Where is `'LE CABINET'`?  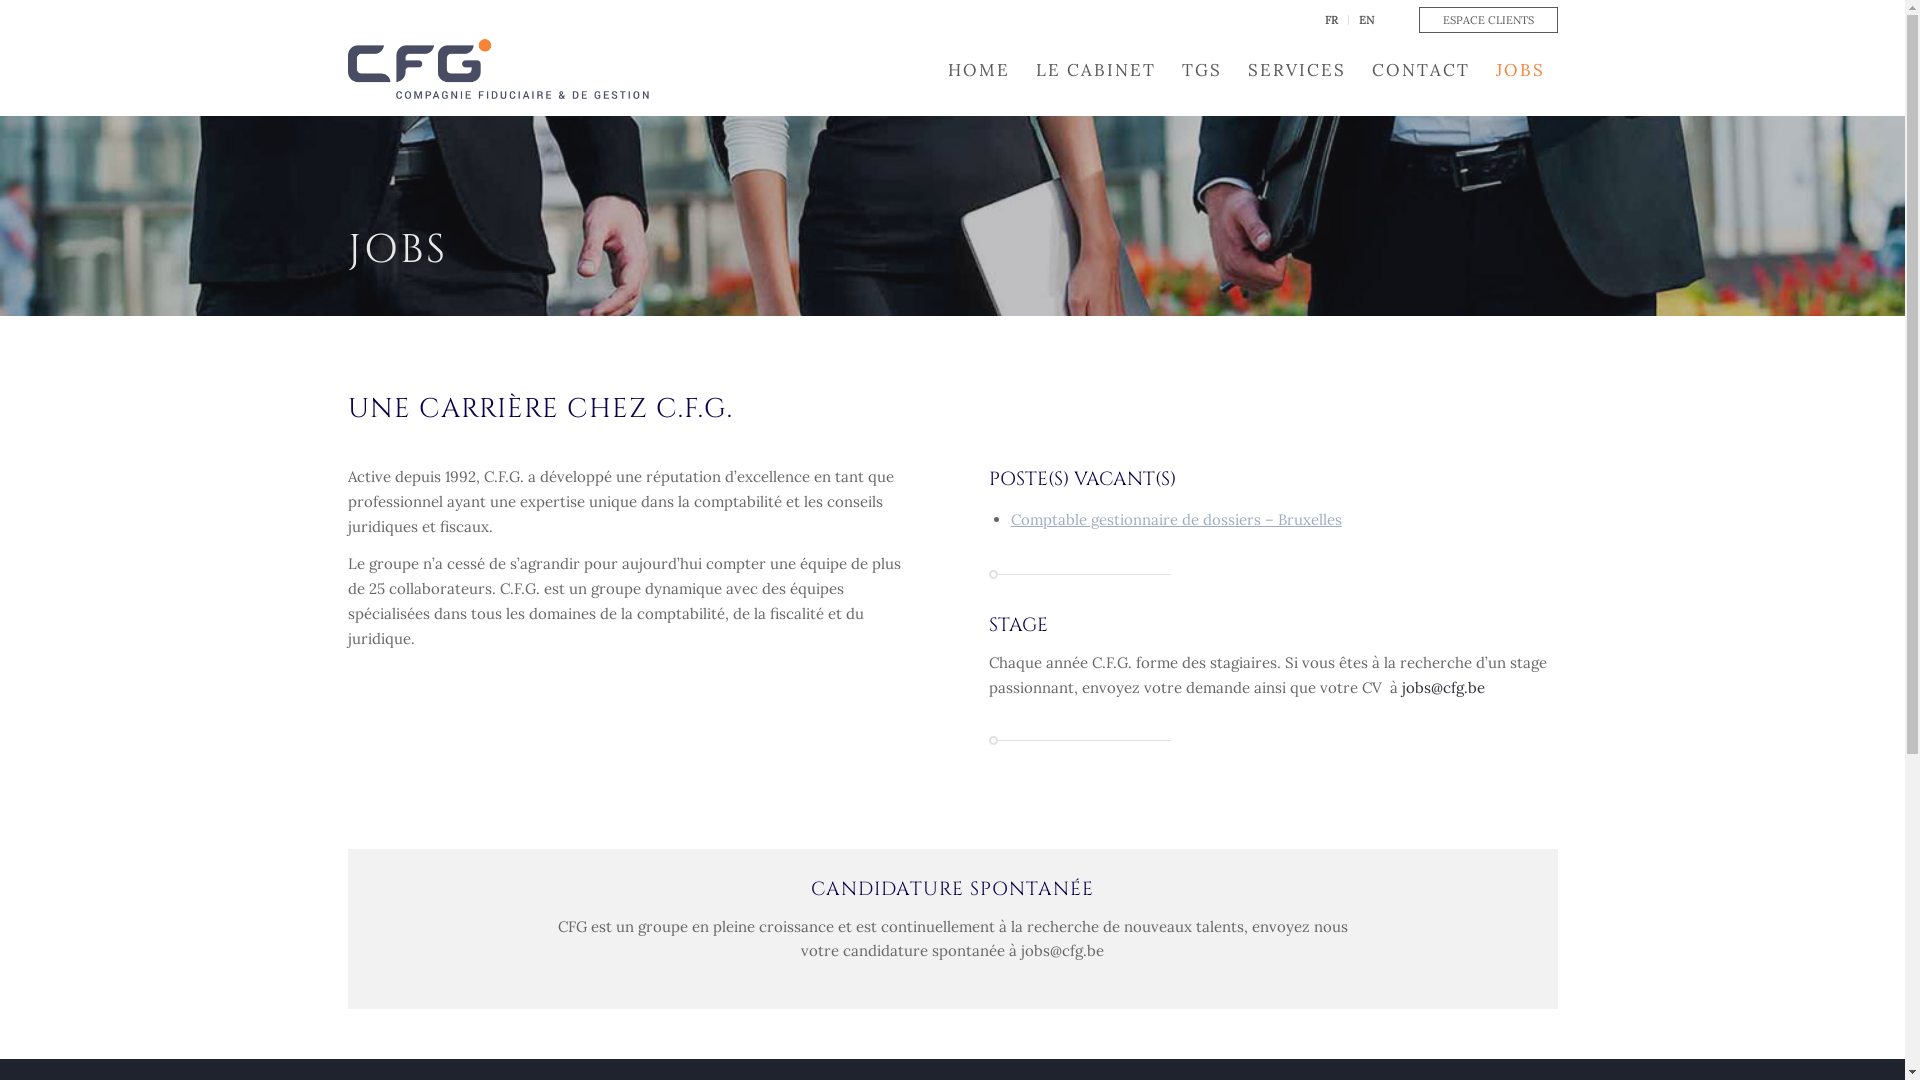
'LE CABINET' is located at coordinates (1093, 68).